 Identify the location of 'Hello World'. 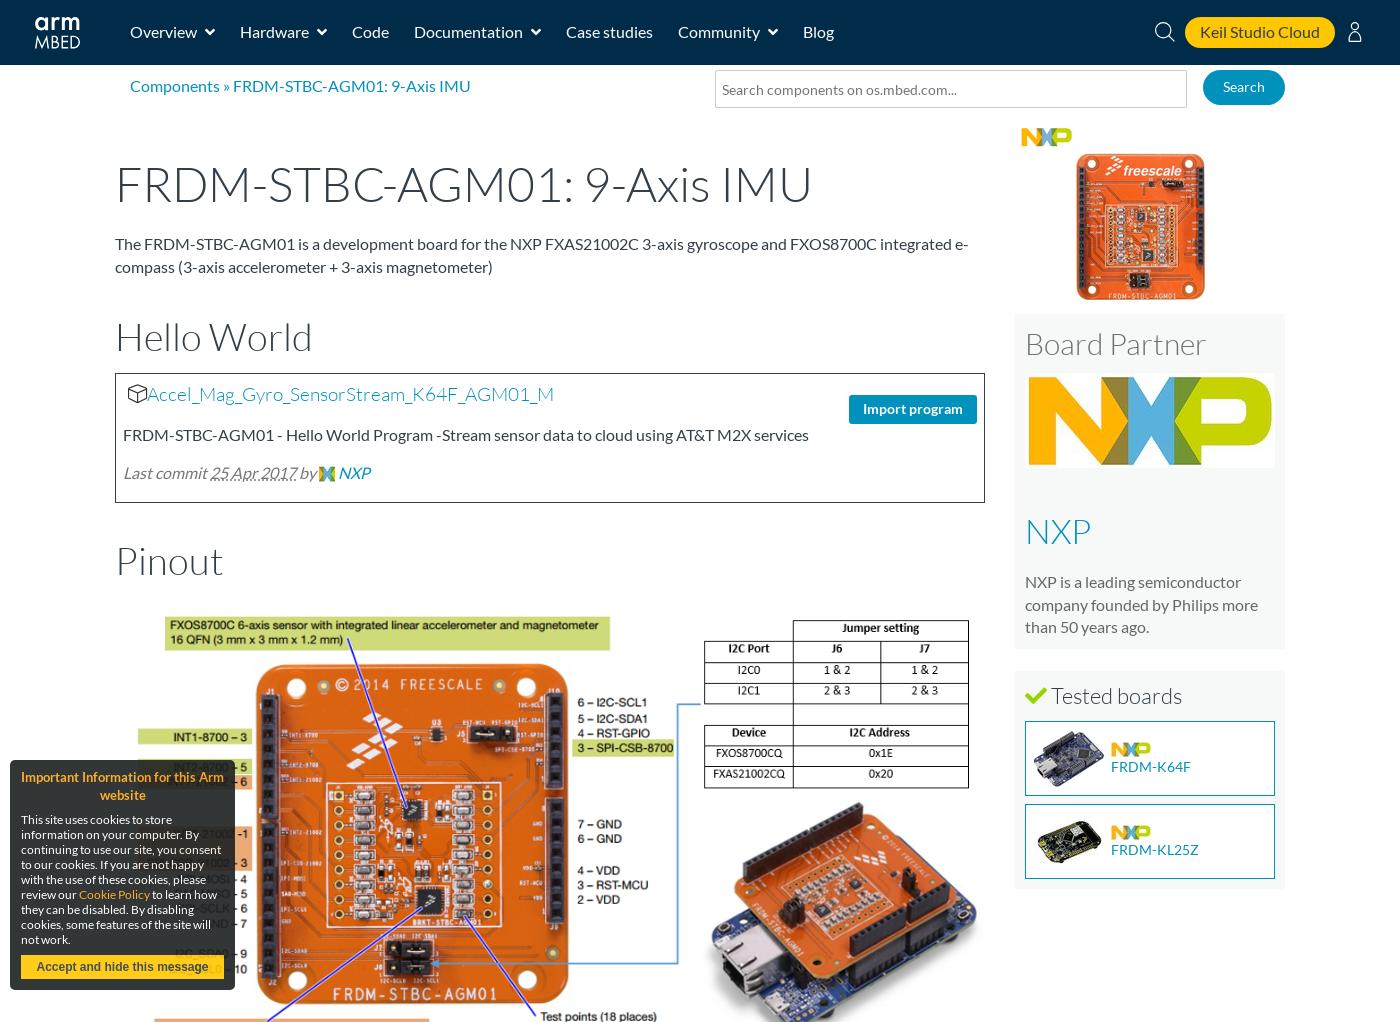
(214, 335).